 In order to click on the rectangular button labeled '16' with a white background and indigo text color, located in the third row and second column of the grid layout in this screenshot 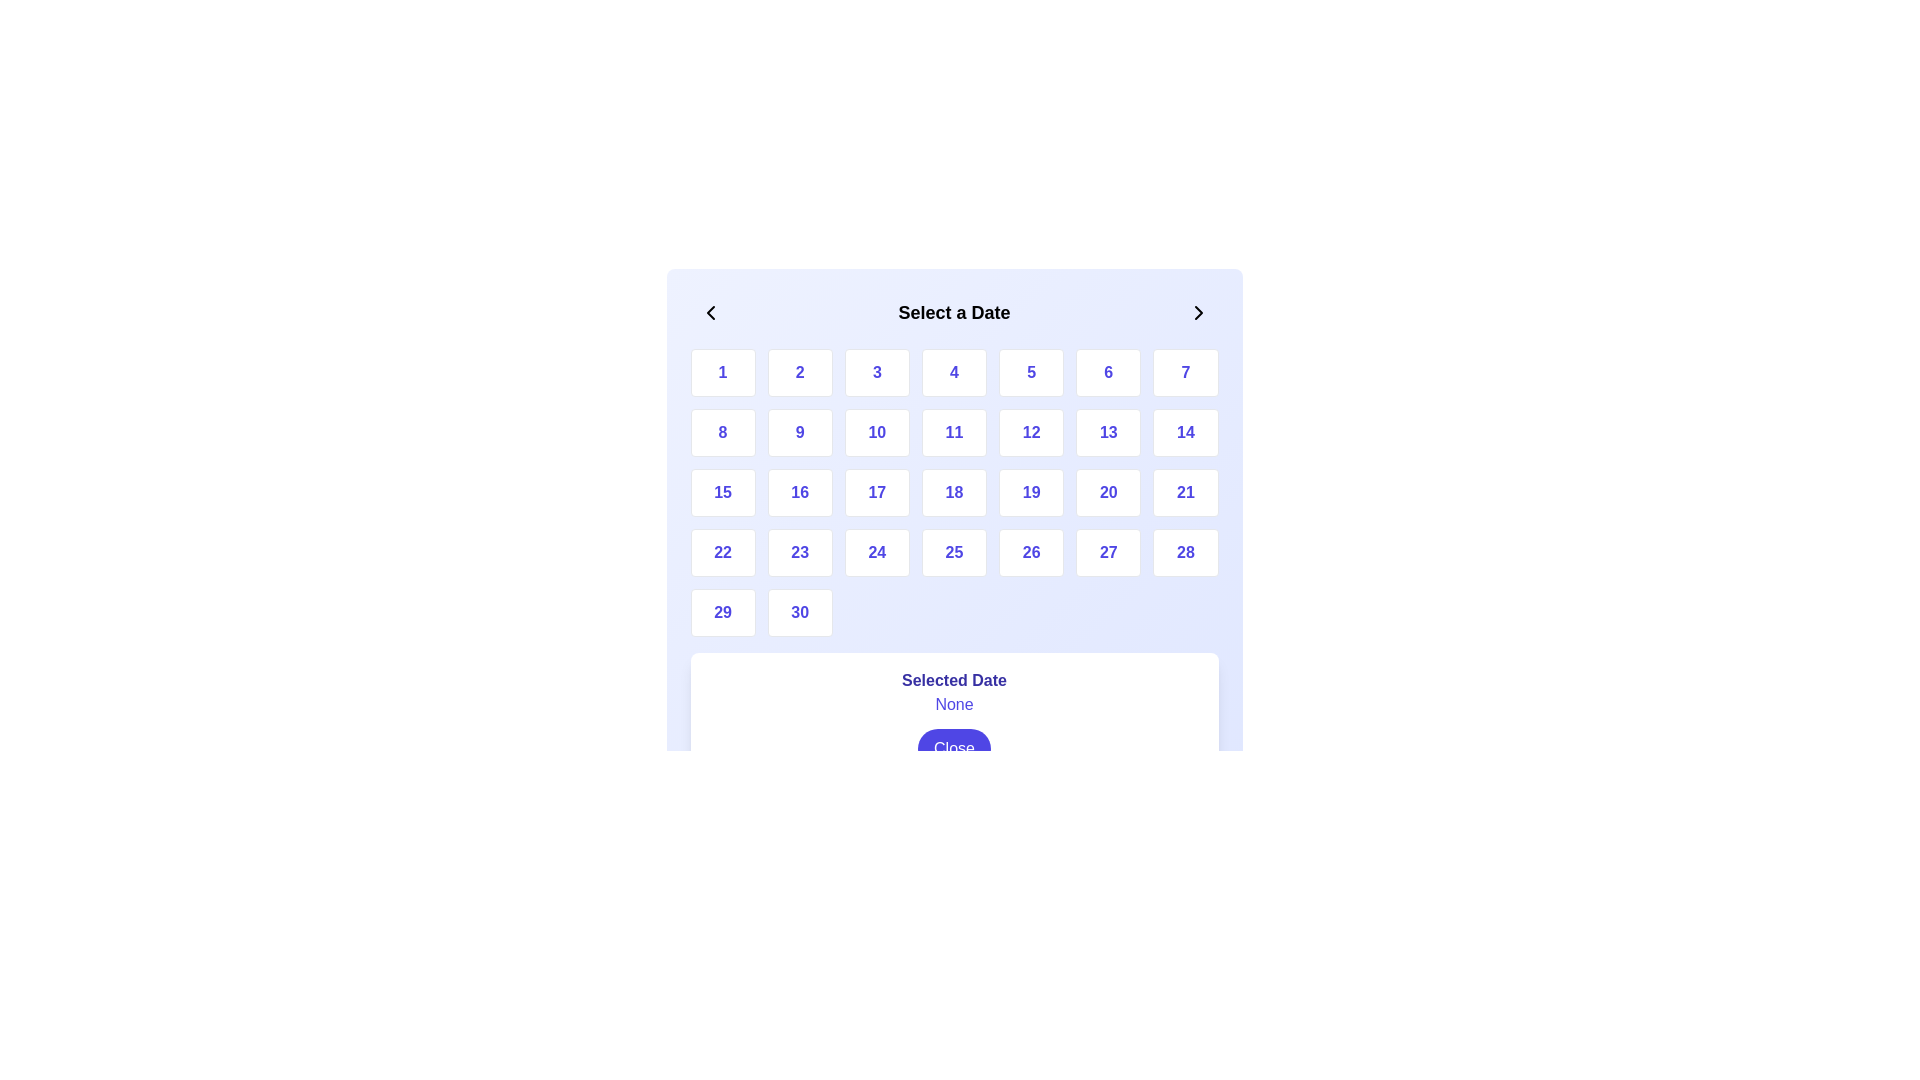, I will do `click(800, 493)`.